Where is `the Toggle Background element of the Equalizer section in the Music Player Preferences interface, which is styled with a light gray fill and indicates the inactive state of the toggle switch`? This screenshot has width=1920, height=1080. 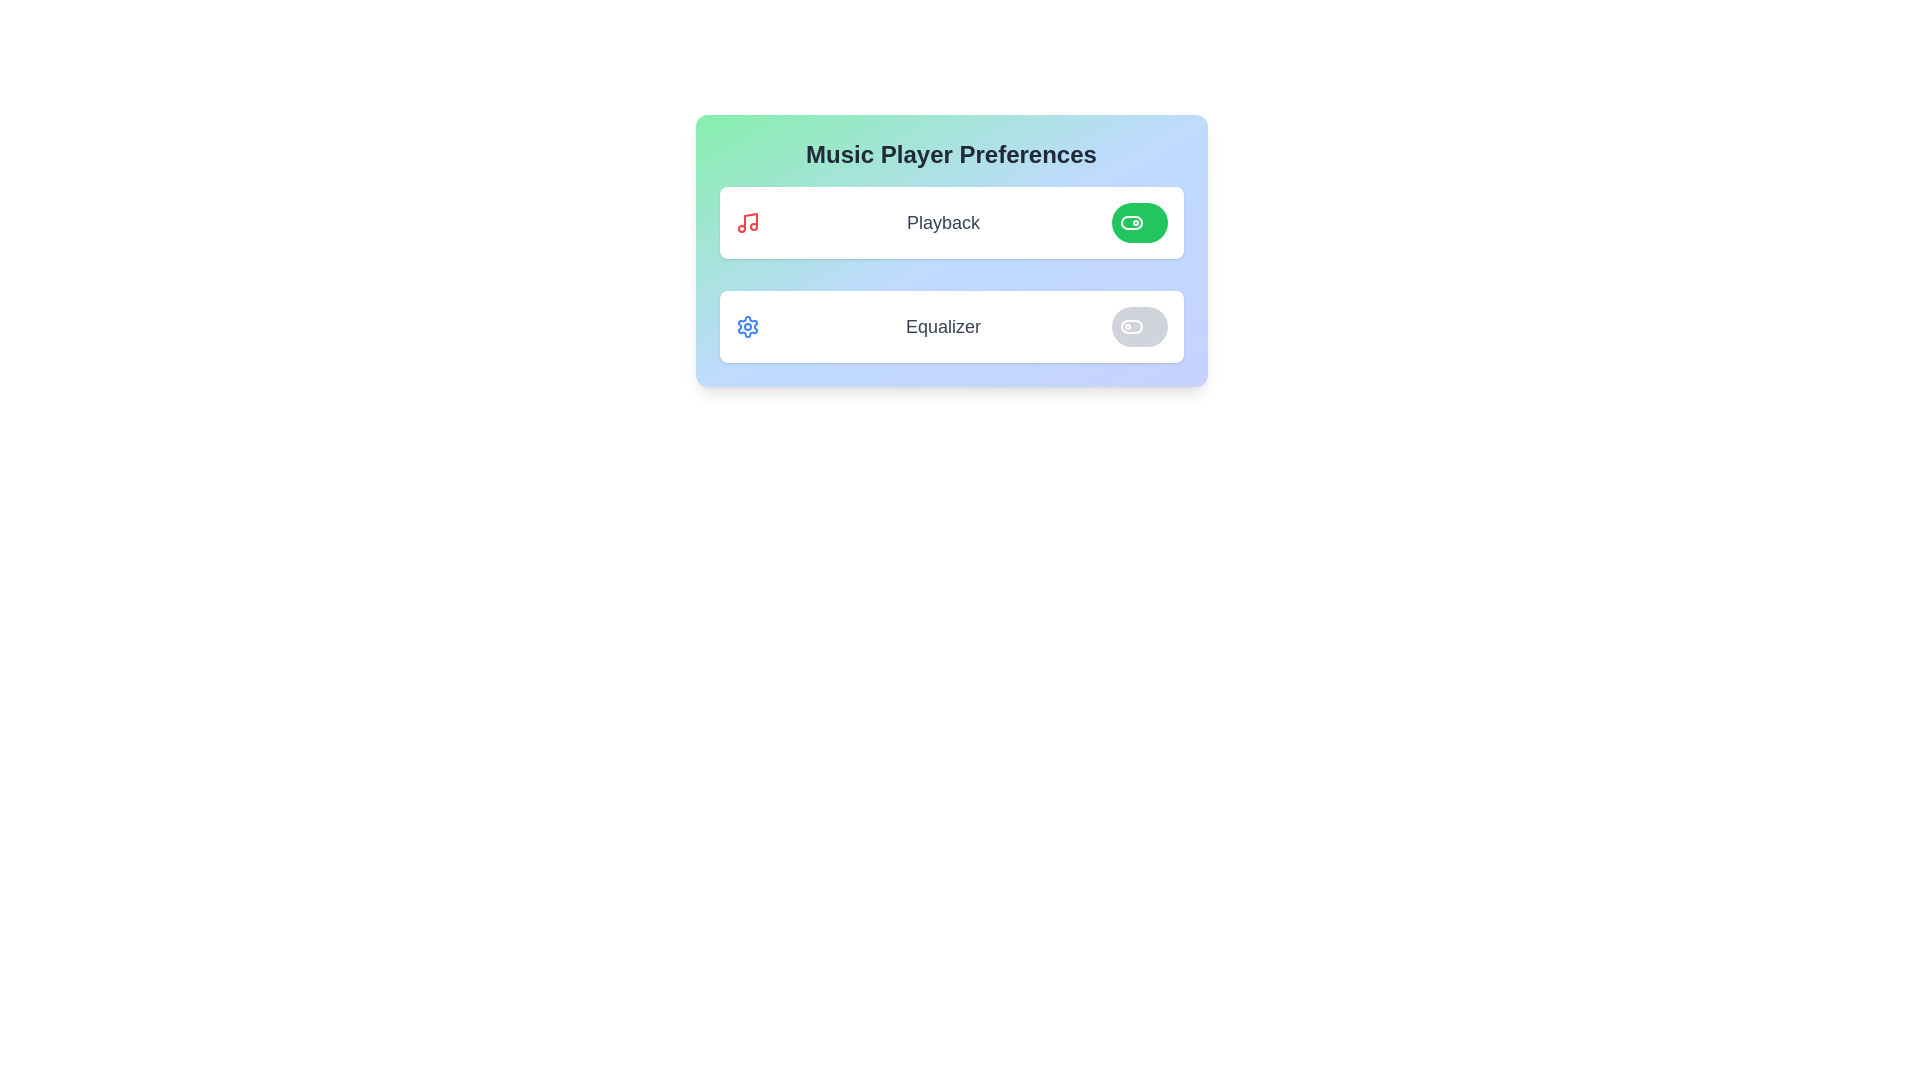
the Toggle Background element of the Equalizer section in the Music Player Preferences interface, which is styled with a light gray fill and indicates the inactive state of the toggle switch is located at coordinates (1131, 326).